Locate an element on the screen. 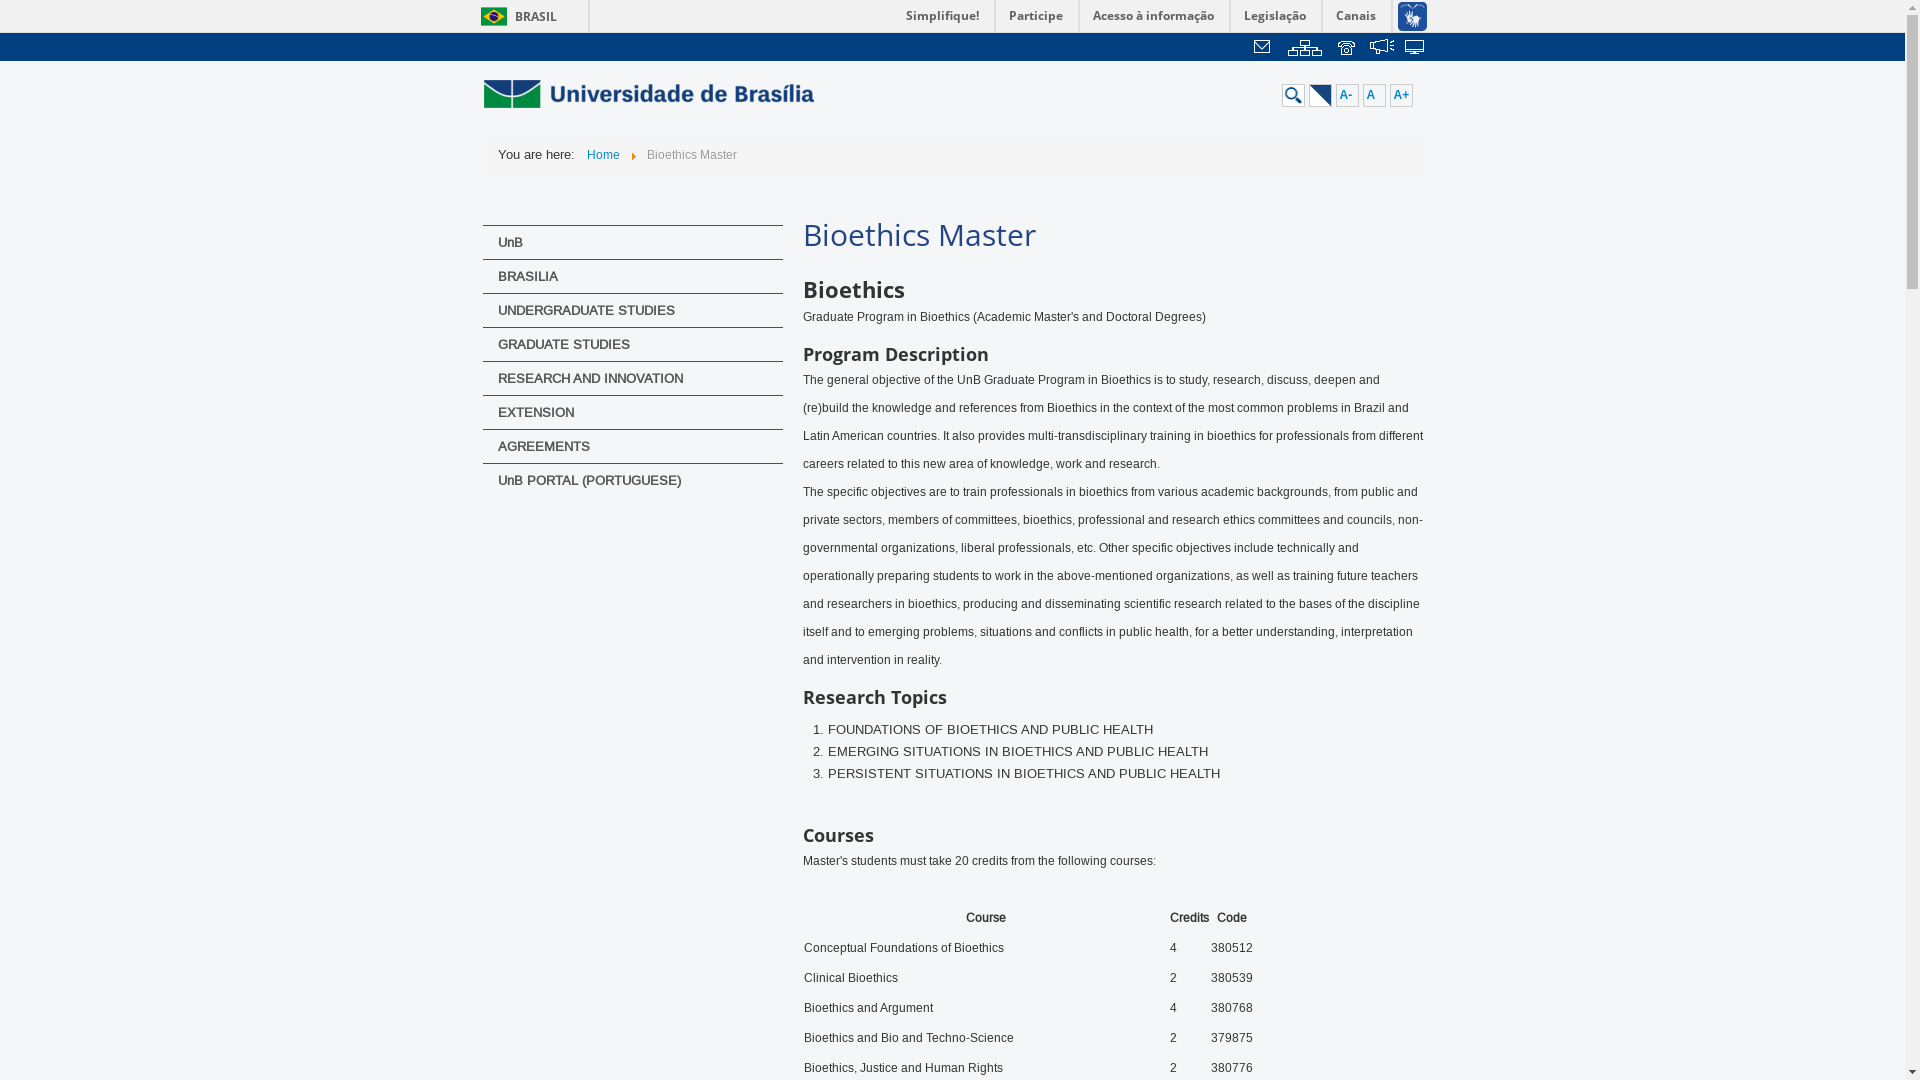 The image size is (1920, 1080). 'A+' is located at coordinates (1400, 95).